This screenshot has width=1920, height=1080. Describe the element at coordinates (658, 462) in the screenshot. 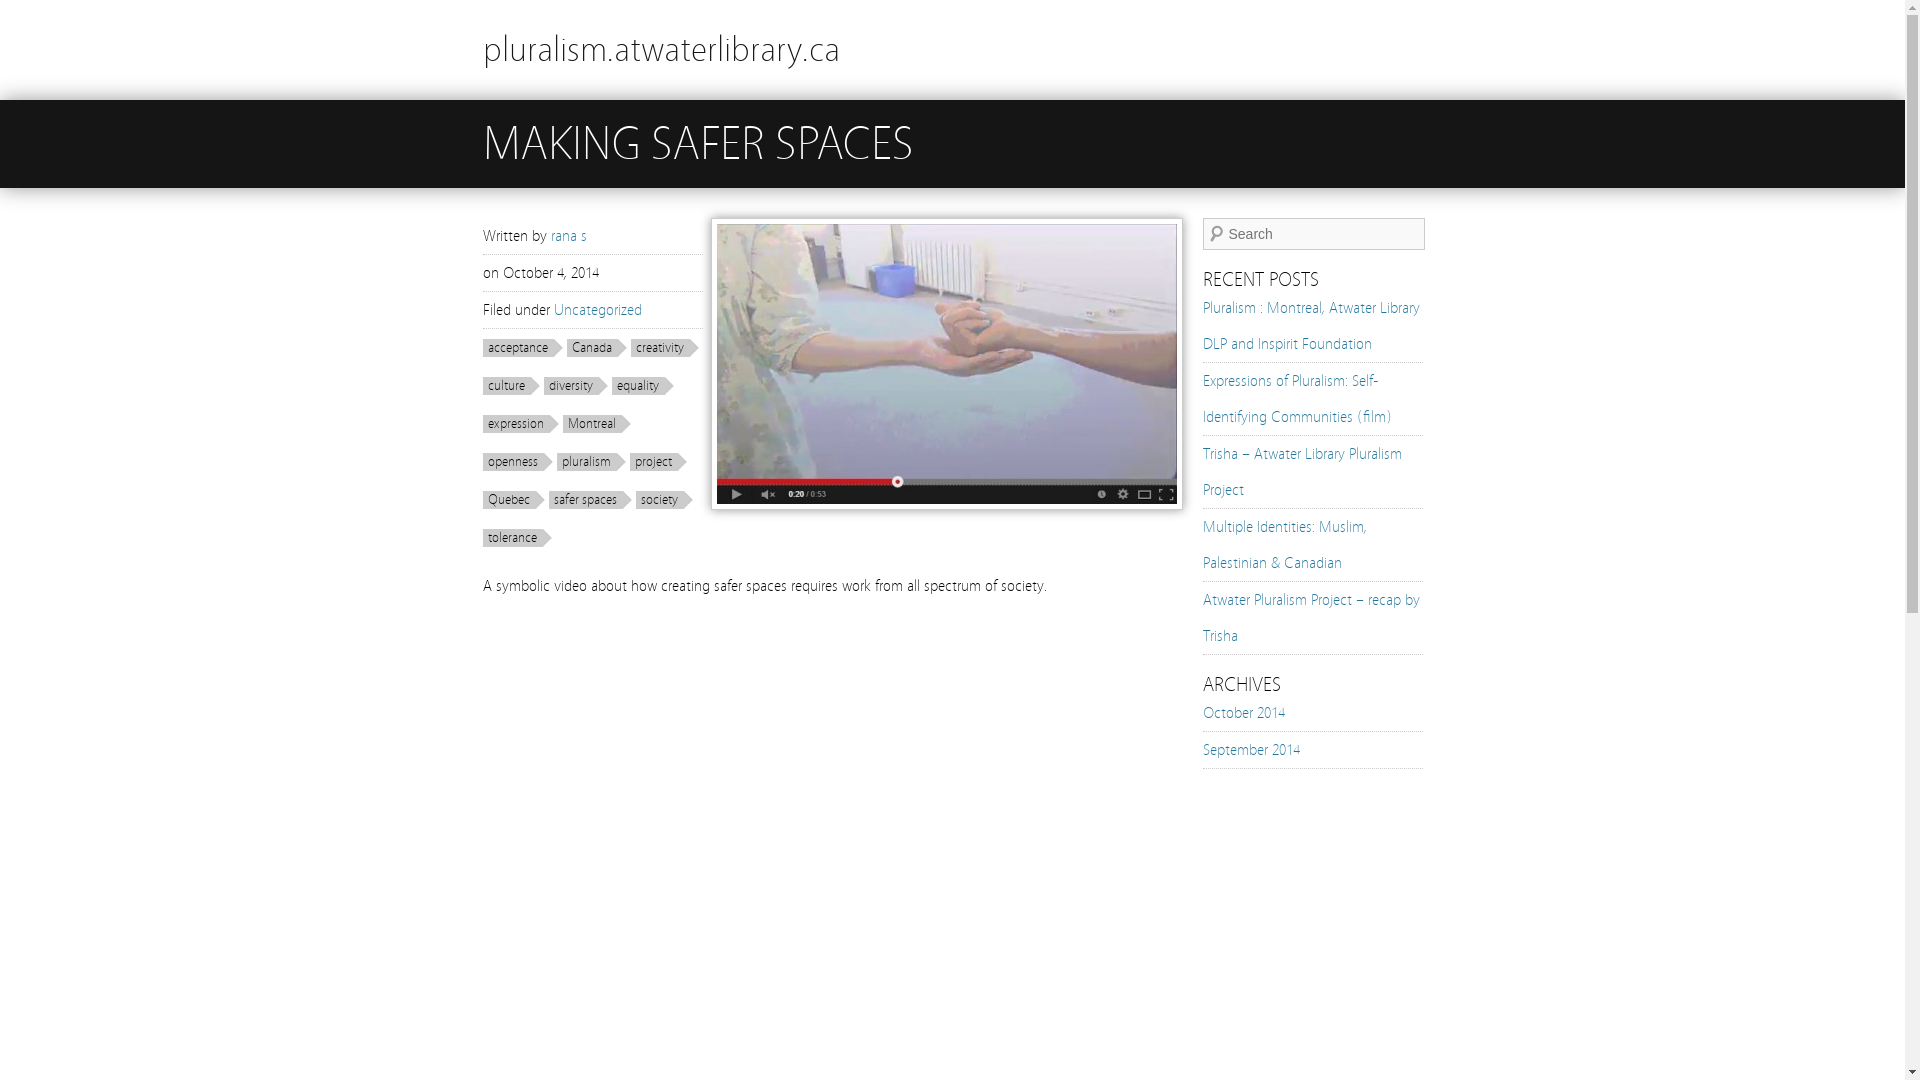

I see `'project'` at that location.